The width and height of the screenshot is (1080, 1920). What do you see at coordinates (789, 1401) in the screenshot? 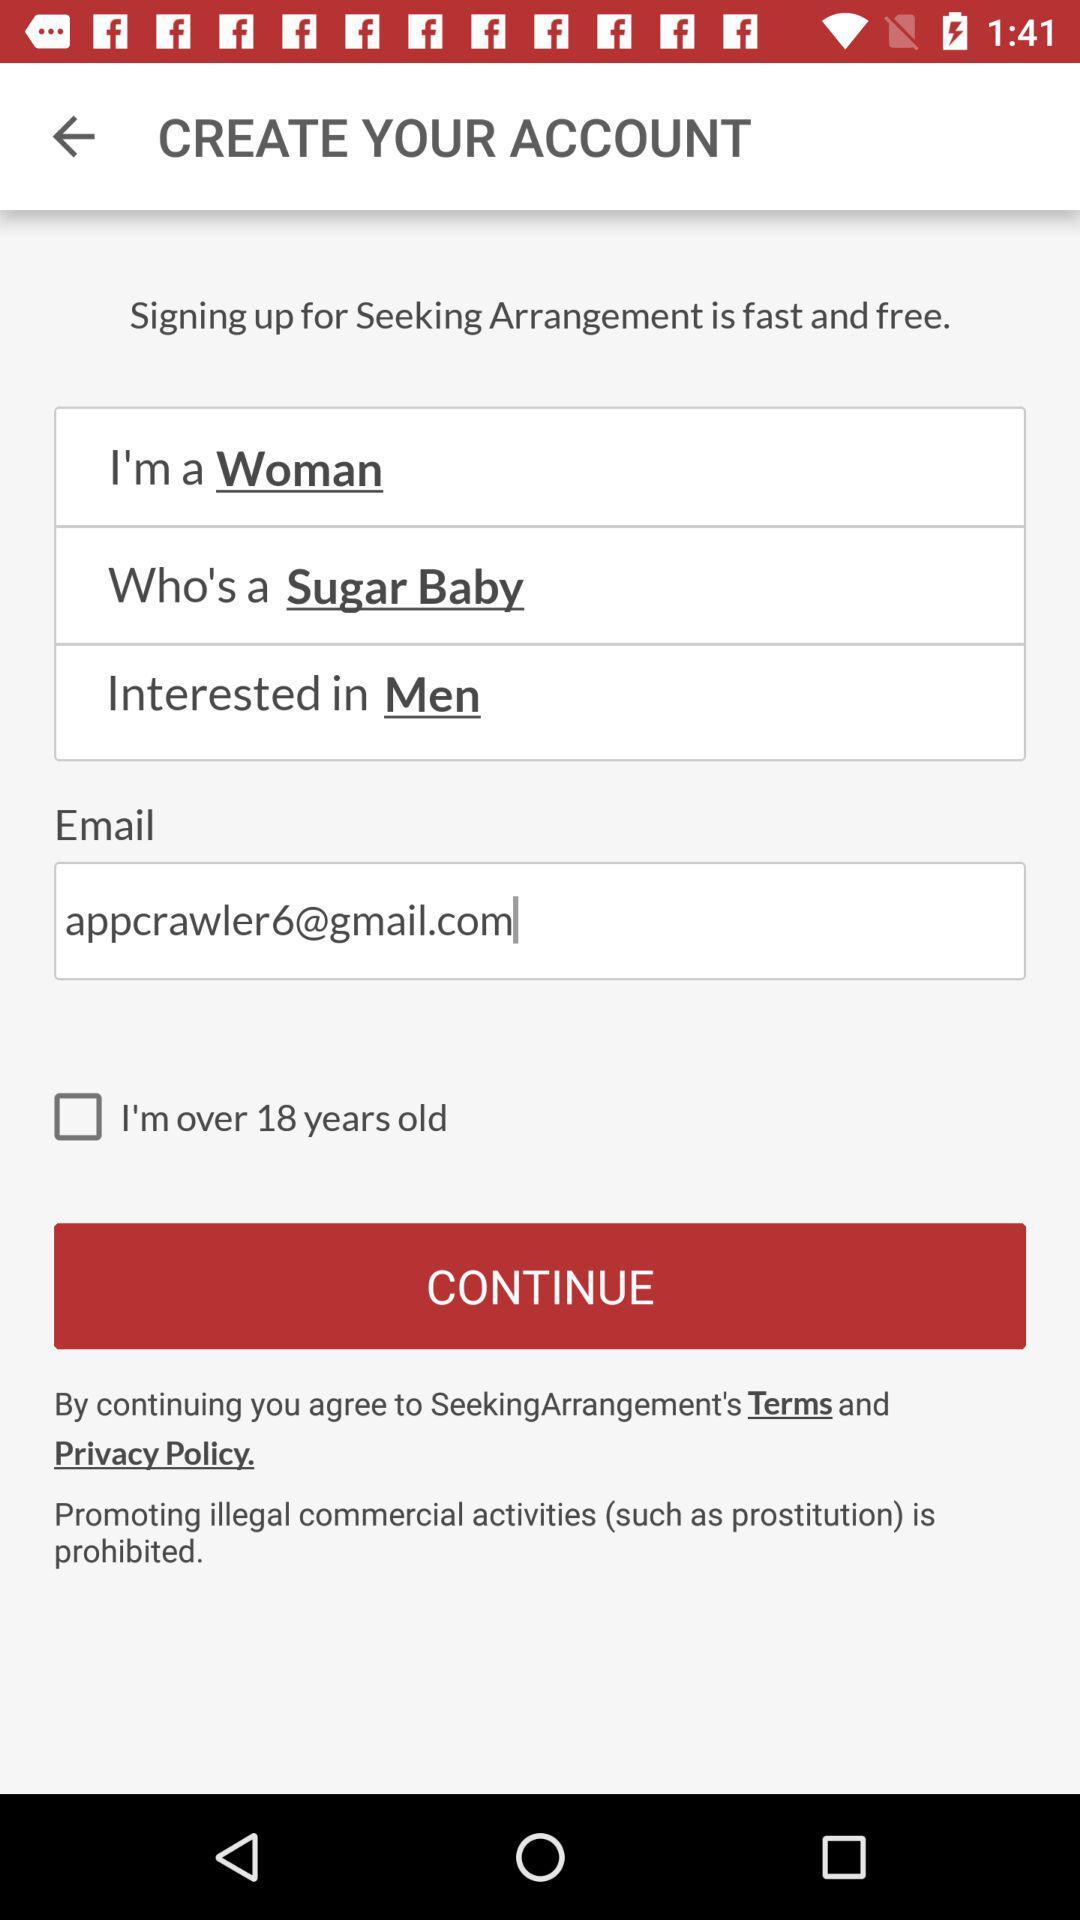
I see `icon next to and icon` at bounding box center [789, 1401].